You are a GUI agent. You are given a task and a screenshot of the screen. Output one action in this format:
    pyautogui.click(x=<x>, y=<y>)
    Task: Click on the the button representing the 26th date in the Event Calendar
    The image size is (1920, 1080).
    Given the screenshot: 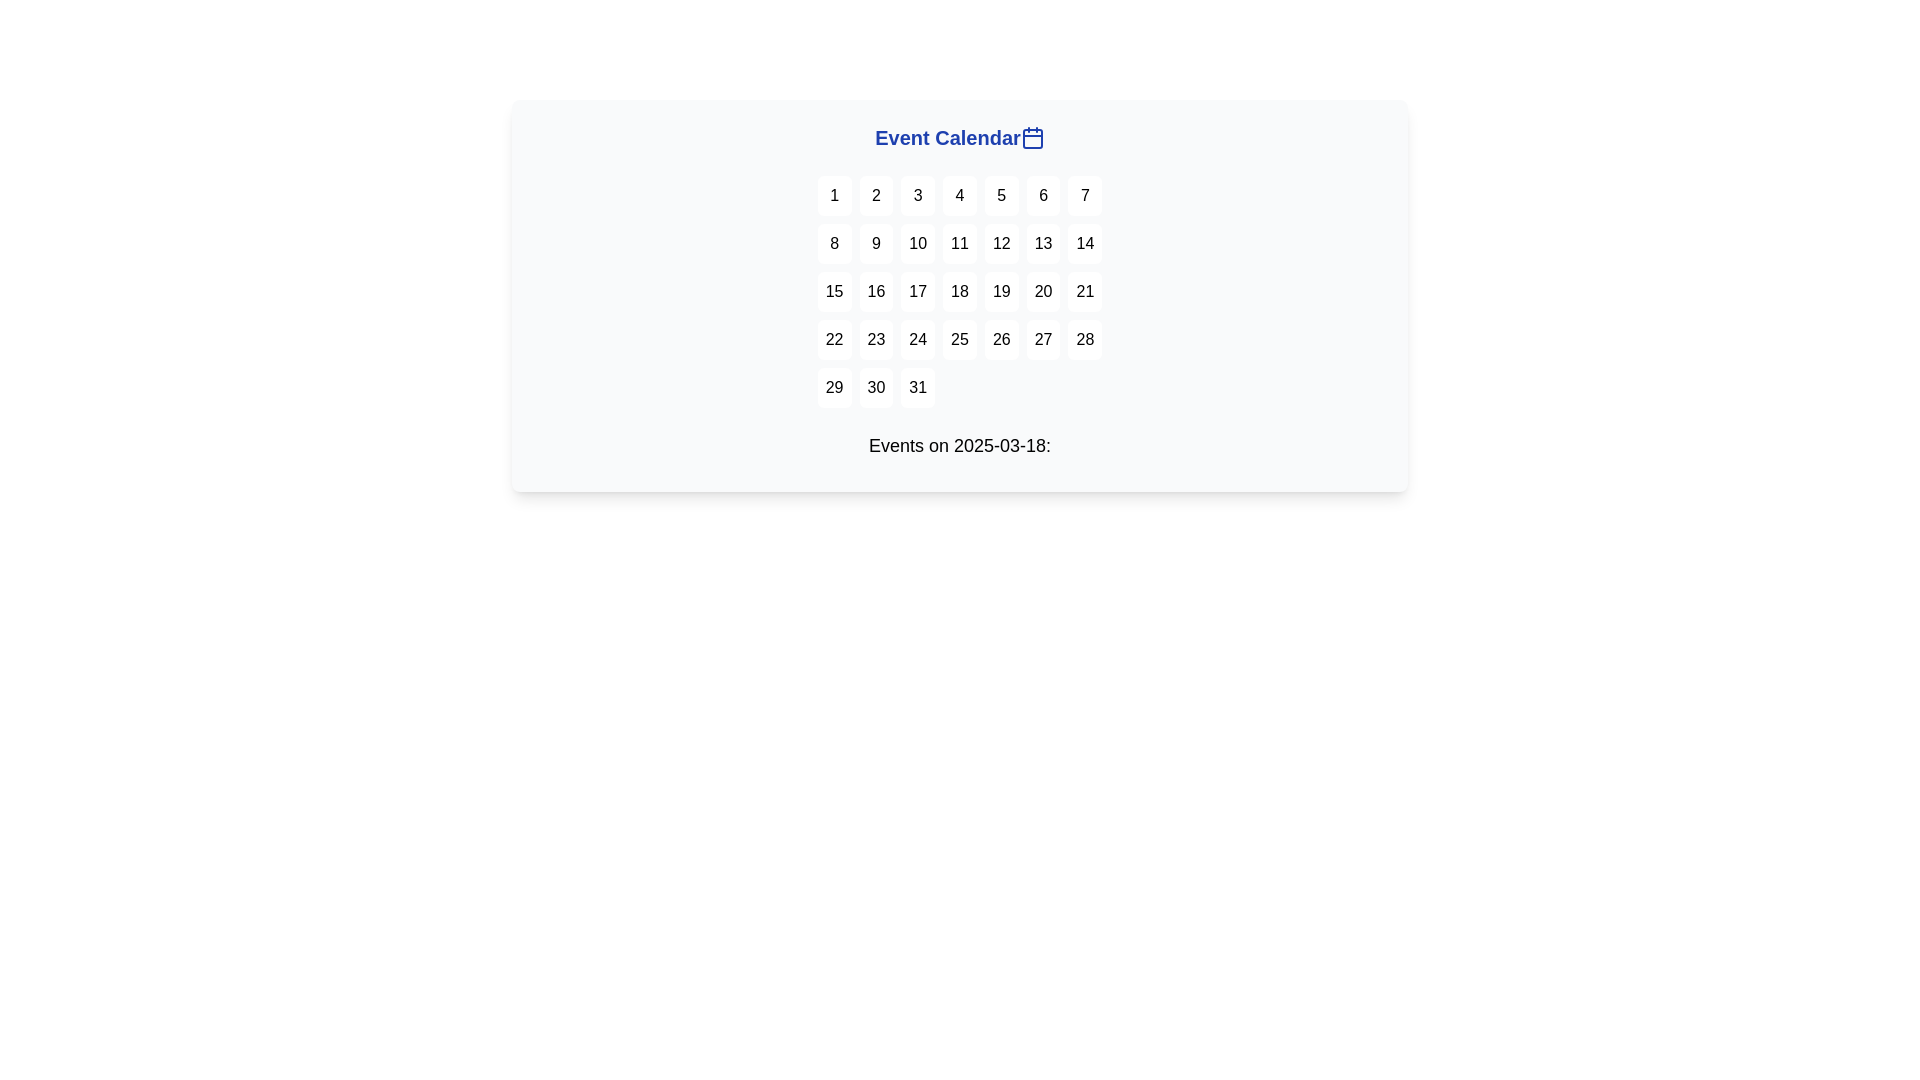 What is the action you would take?
    pyautogui.click(x=1001, y=338)
    